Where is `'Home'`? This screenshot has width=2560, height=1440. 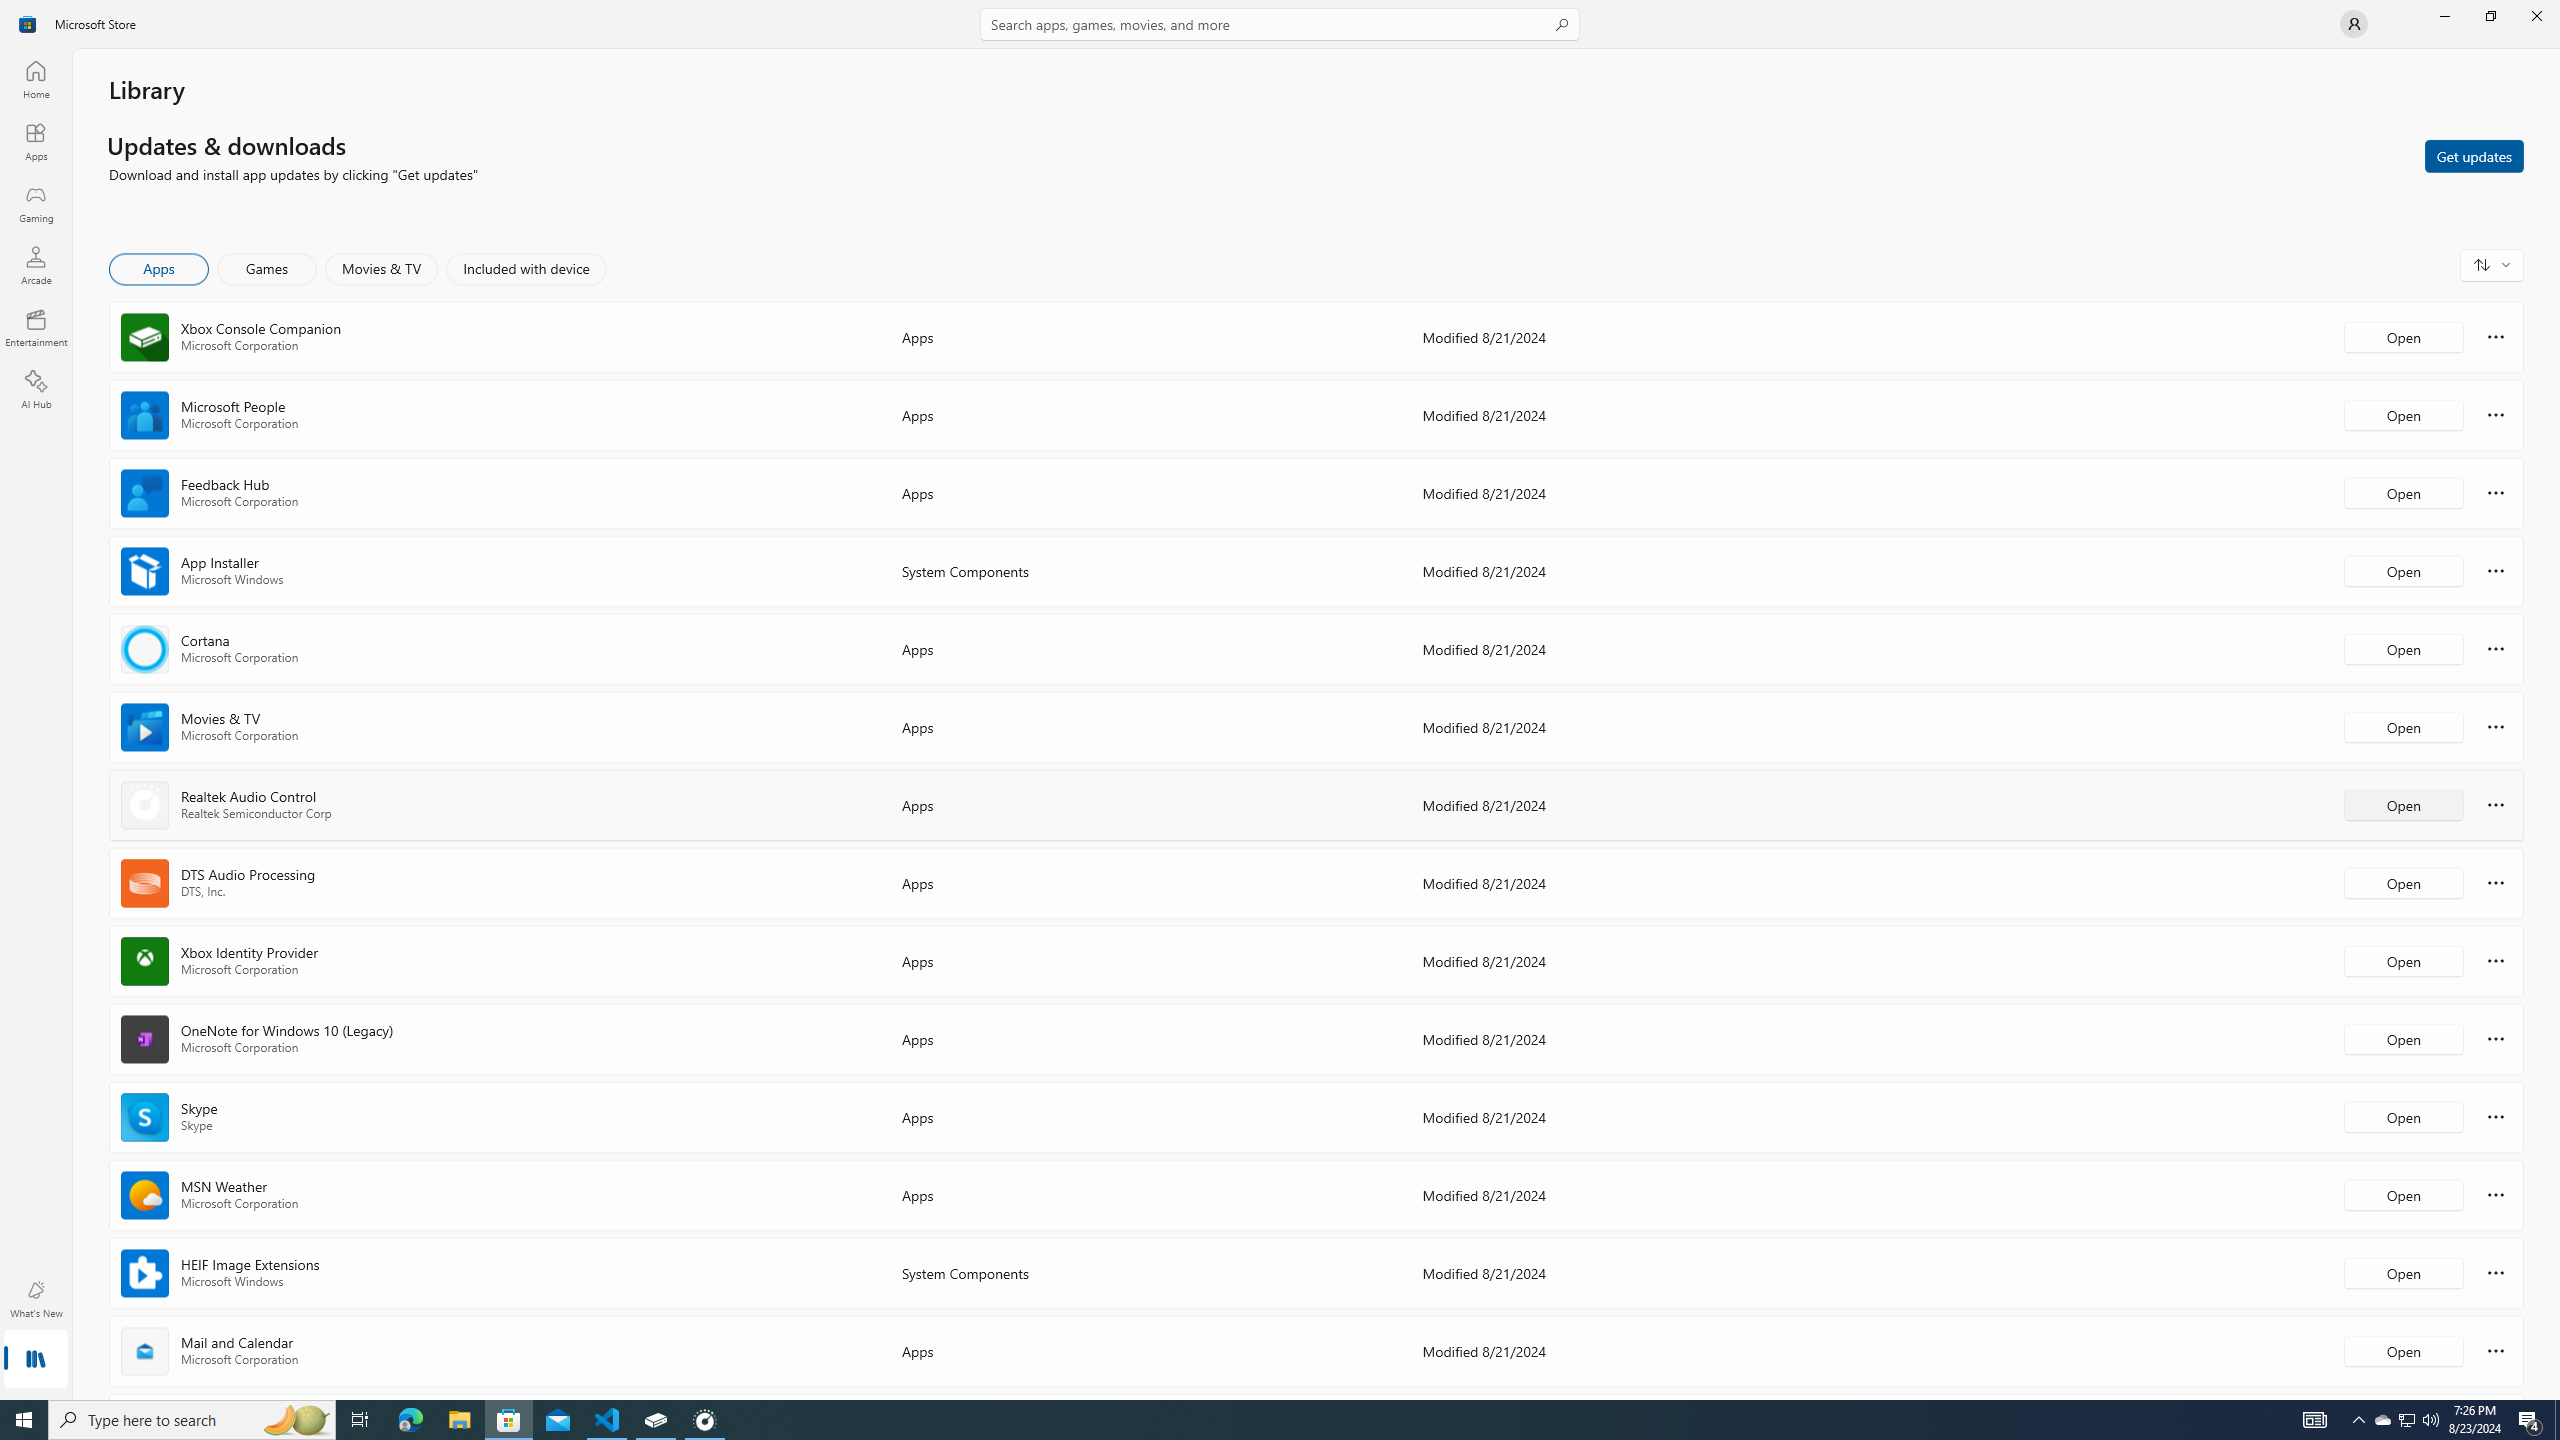 'Home' is located at coordinates (34, 78).